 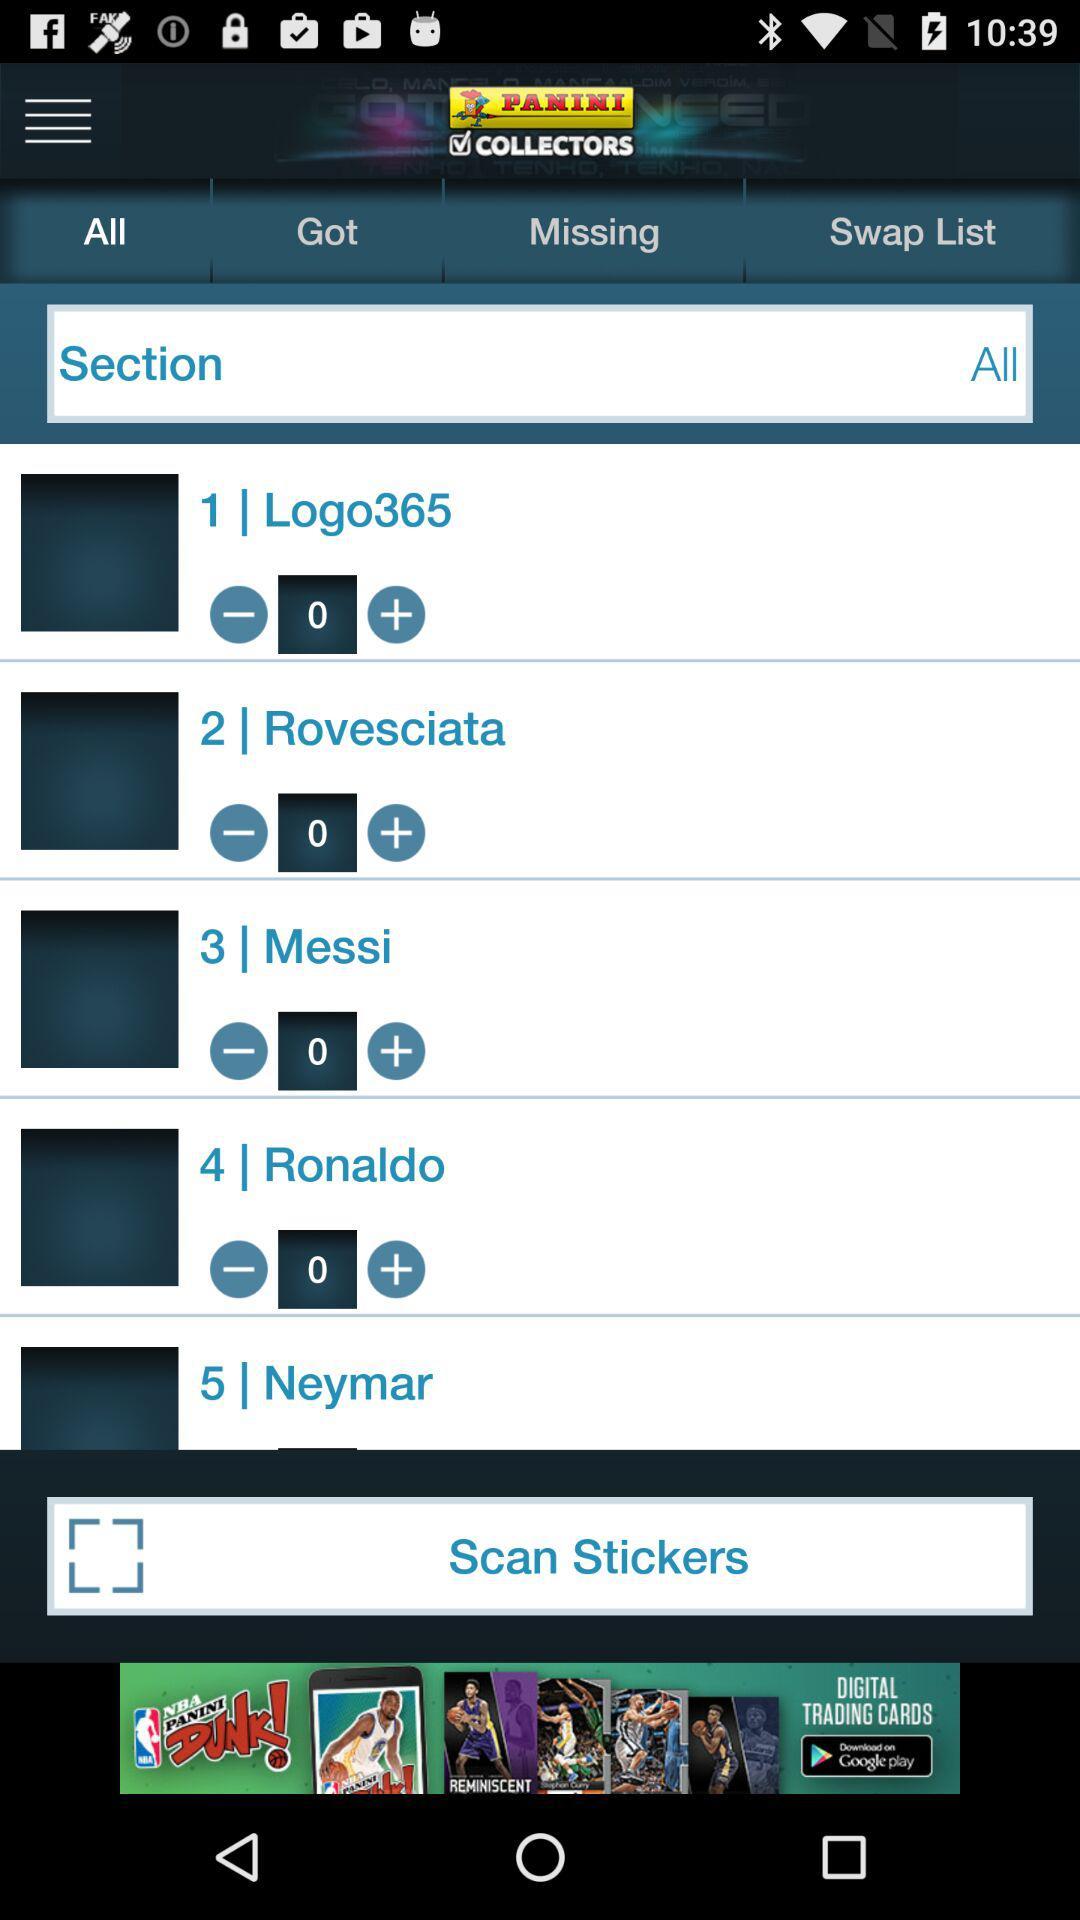 What do you see at coordinates (57, 127) in the screenshot?
I see `the menu icon` at bounding box center [57, 127].